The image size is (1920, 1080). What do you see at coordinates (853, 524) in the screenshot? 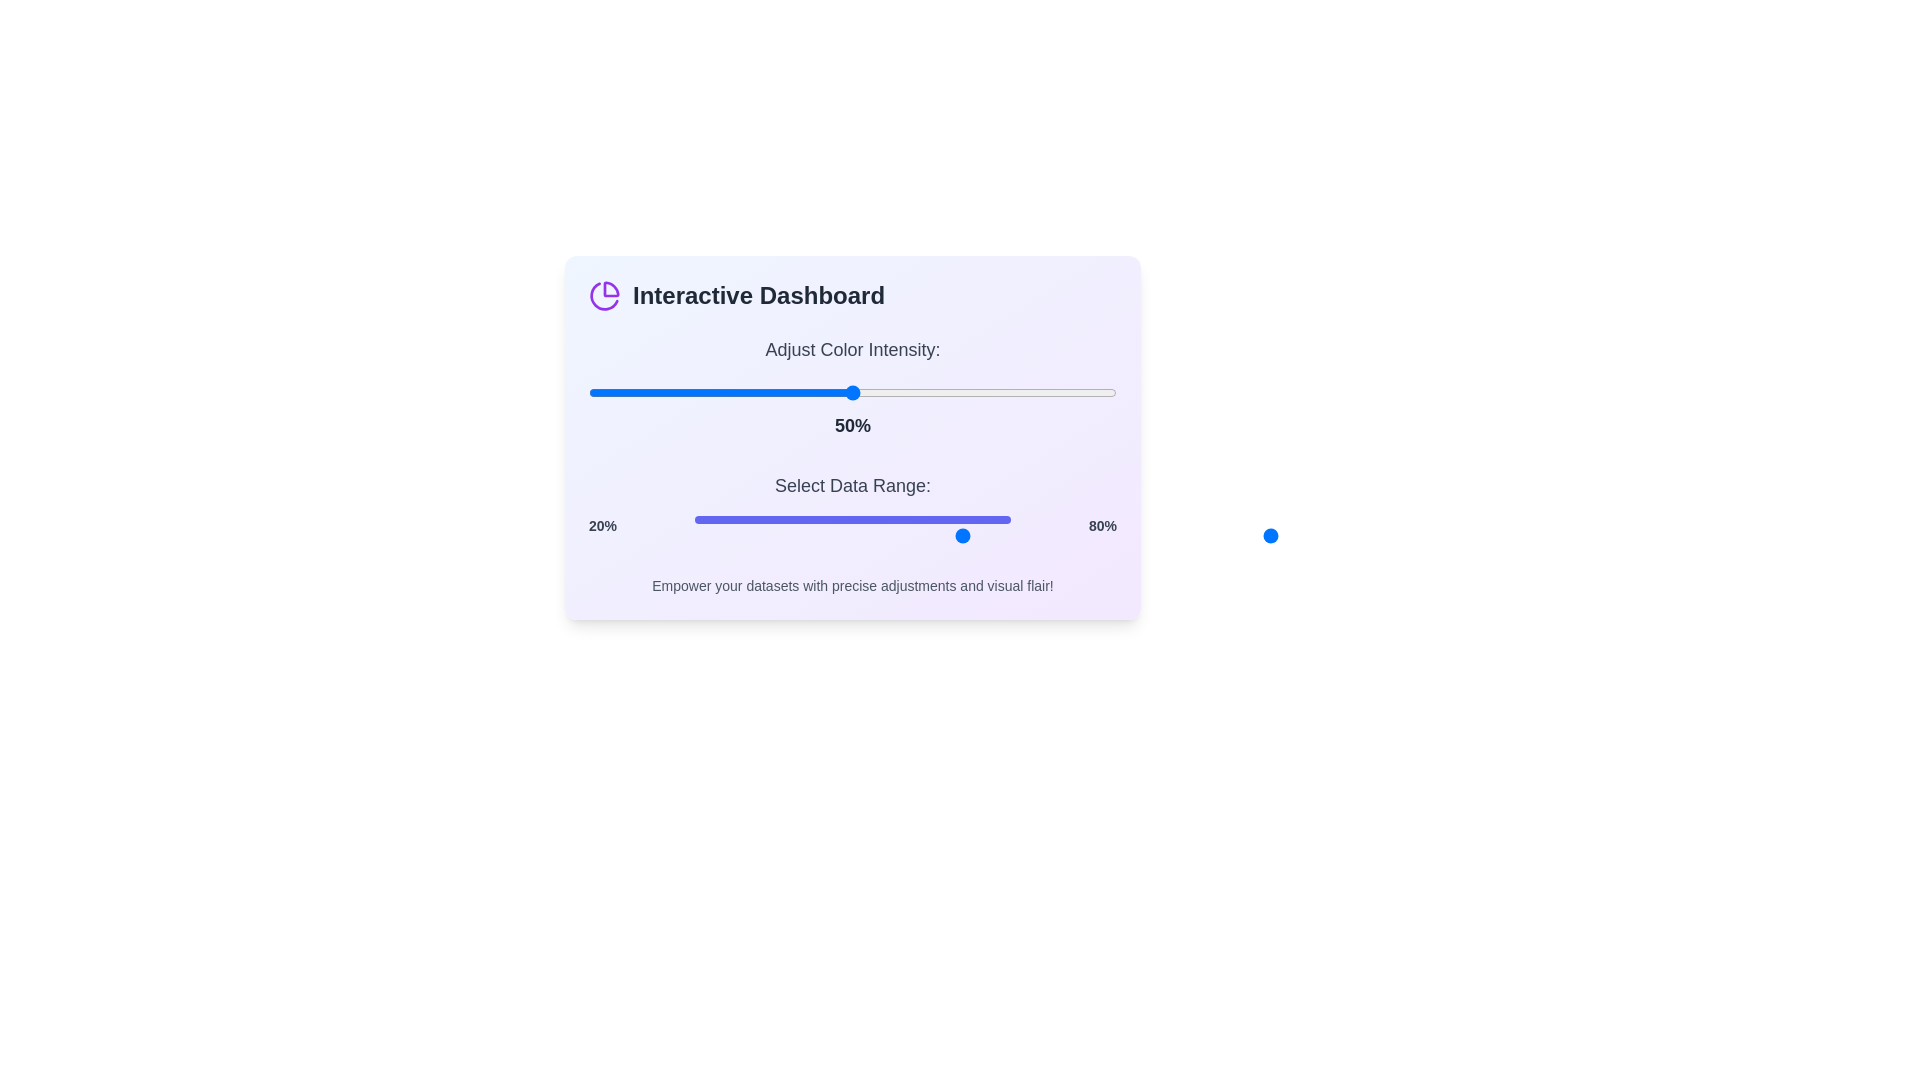
I see `values displayed on the text labels '20%' and '80%' located at the ends of the data range bar, which is centered within the 'Select Data Range:' component` at bounding box center [853, 524].